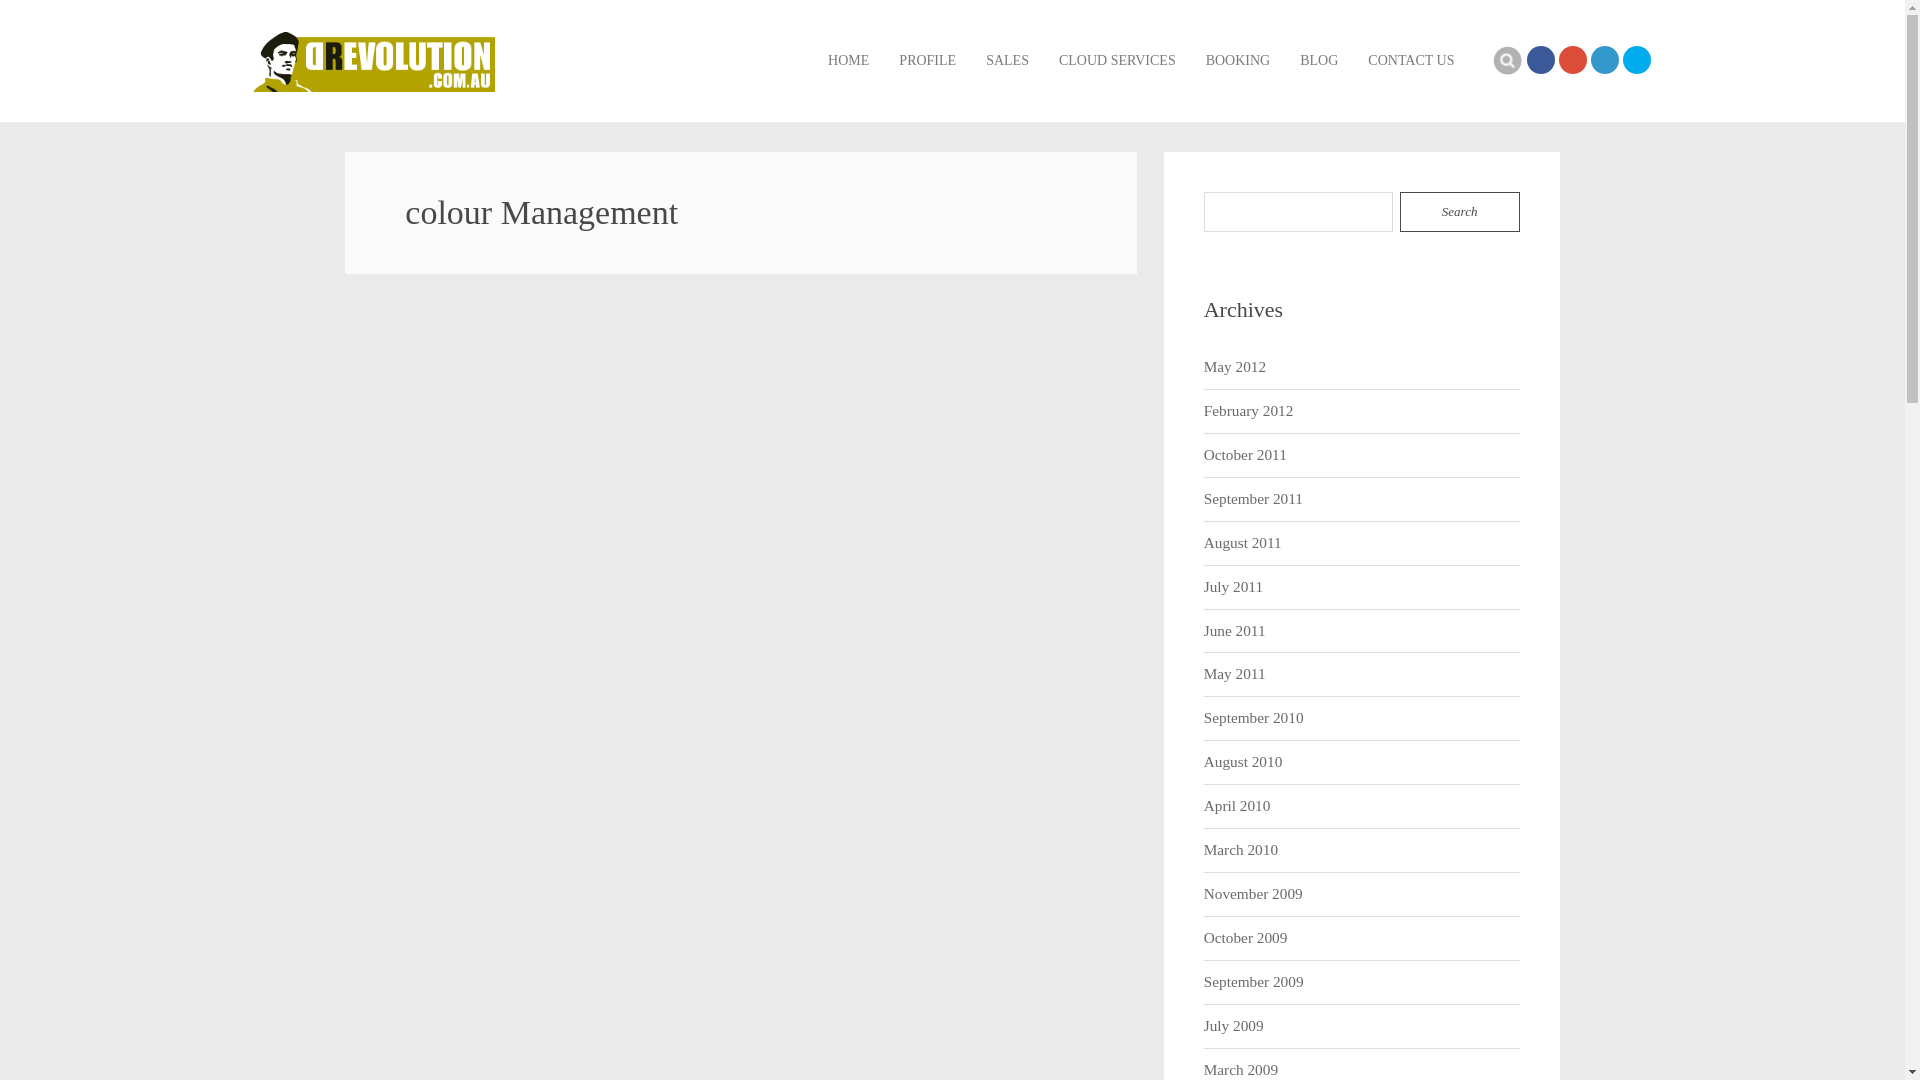  I want to click on 'July 2009', so click(1203, 1026).